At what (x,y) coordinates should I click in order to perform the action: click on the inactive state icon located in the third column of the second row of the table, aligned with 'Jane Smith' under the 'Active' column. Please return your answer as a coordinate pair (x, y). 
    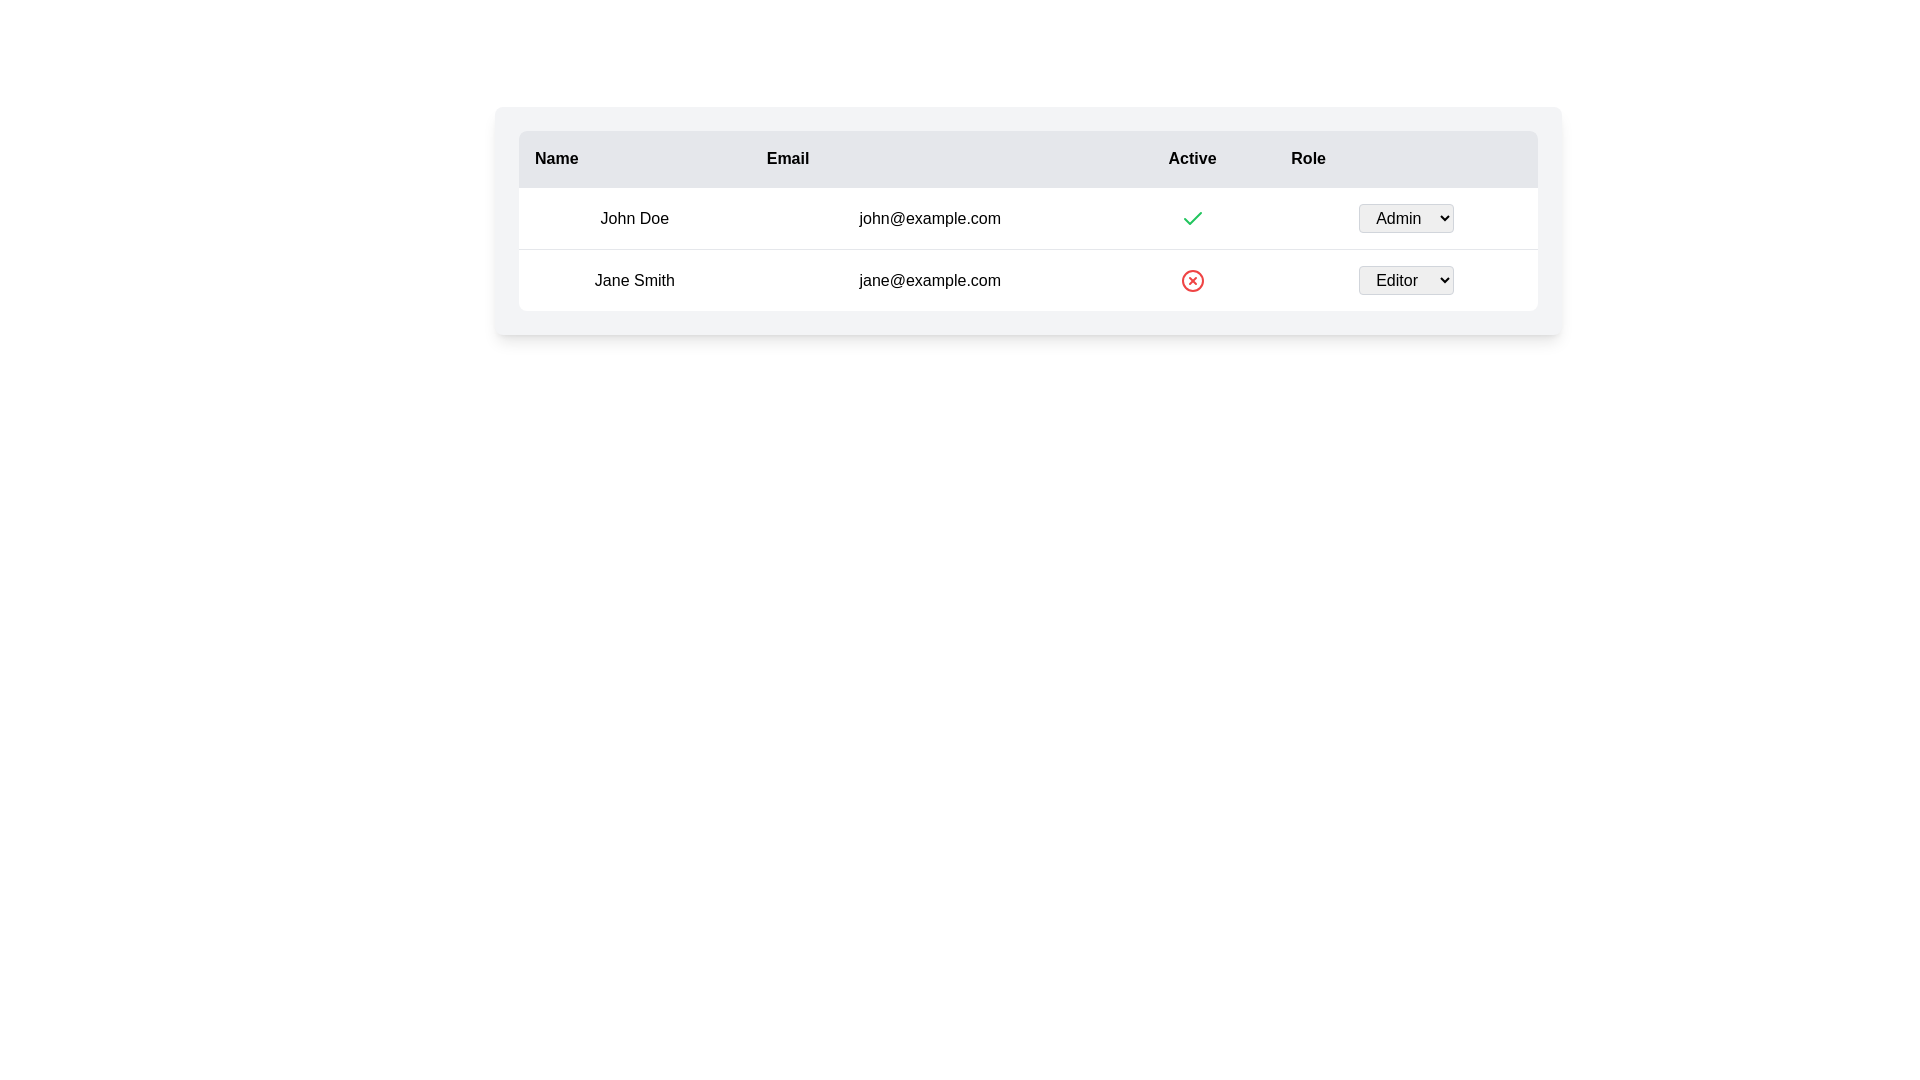
    Looking at the image, I should click on (1192, 280).